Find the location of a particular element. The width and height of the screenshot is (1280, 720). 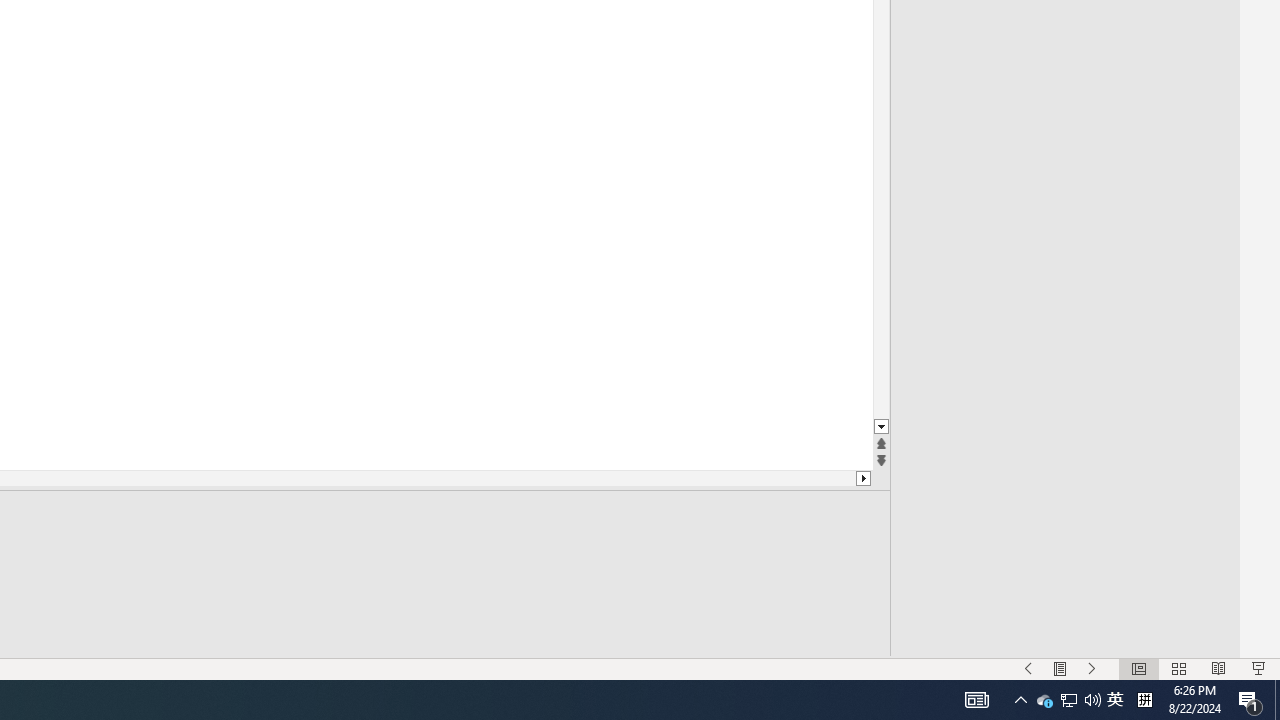

'Menu On' is located at coordinates (1059, 669).